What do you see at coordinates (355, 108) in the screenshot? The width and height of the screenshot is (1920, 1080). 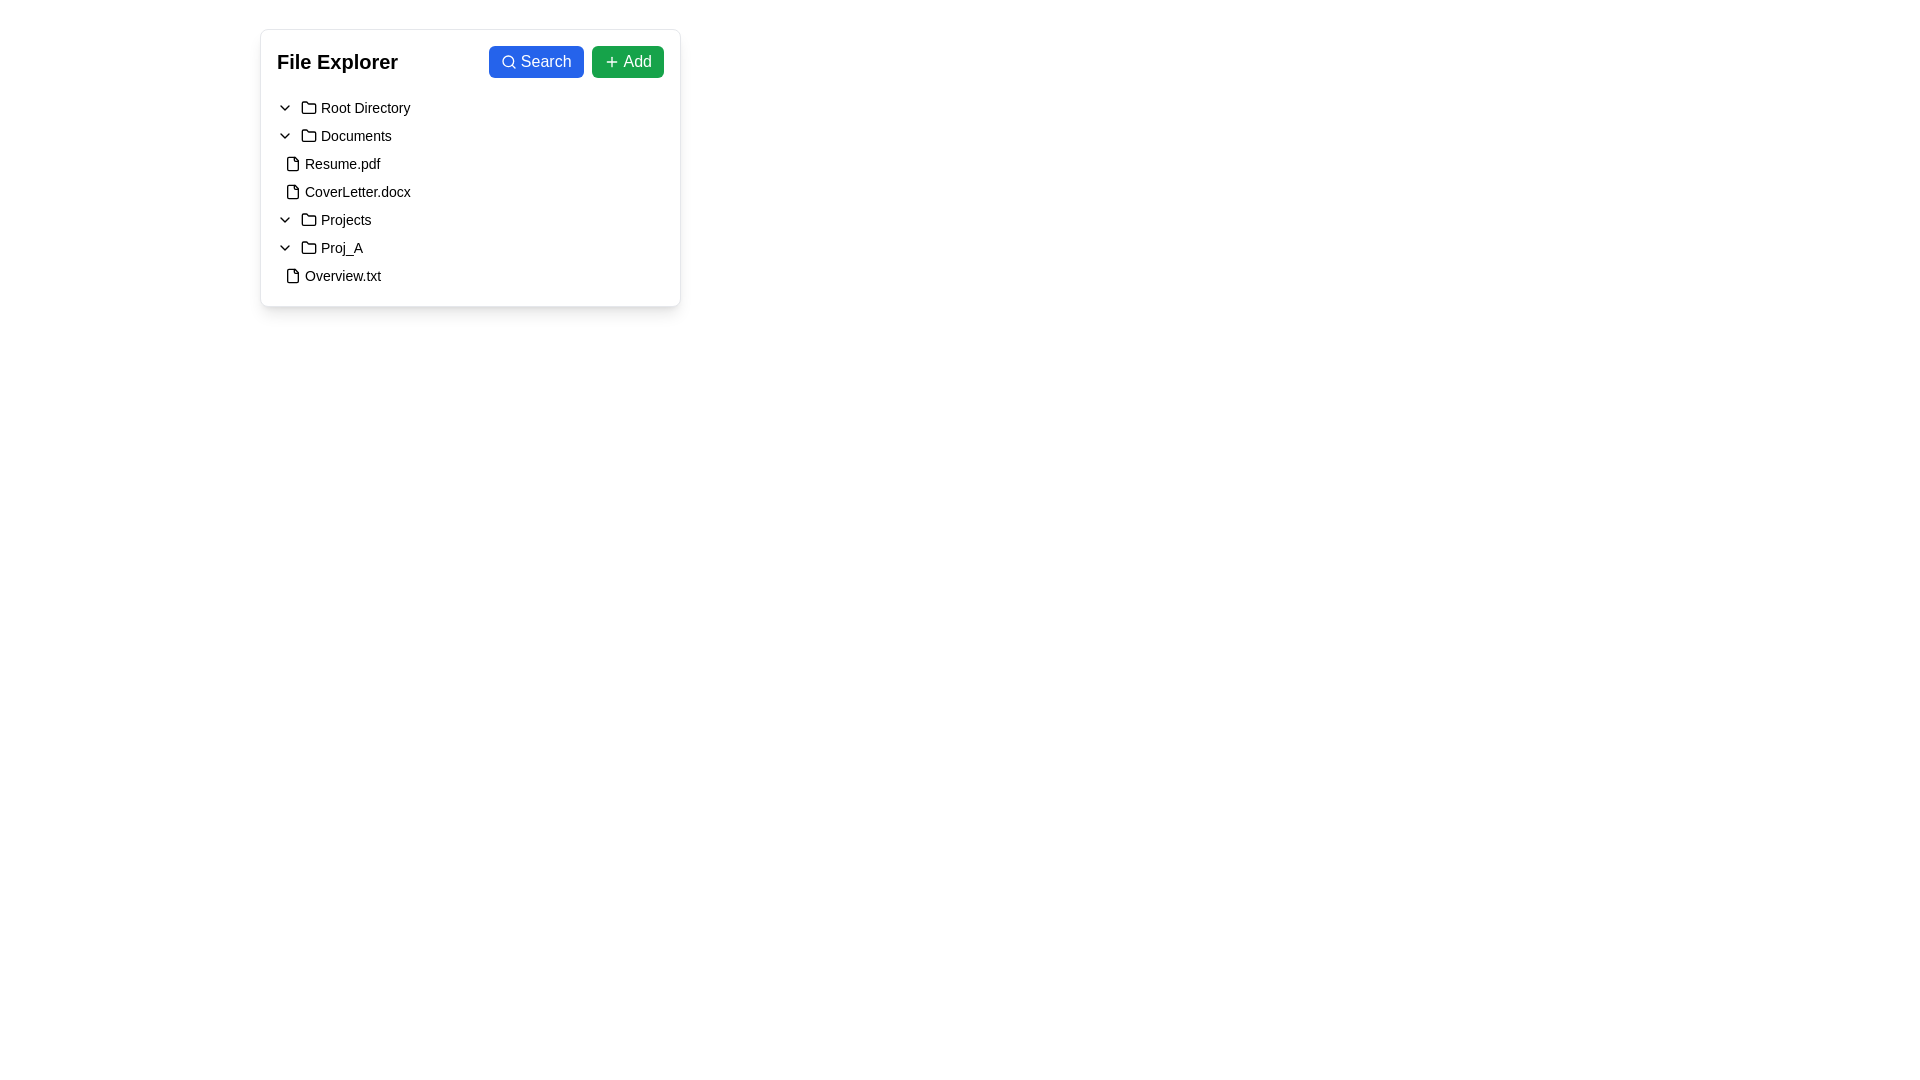 I see `the 'Root Directory' label, which is part of a clickable group and is displayed alongside a folder icon in the file explorer list` at bounding box center [355, 108].